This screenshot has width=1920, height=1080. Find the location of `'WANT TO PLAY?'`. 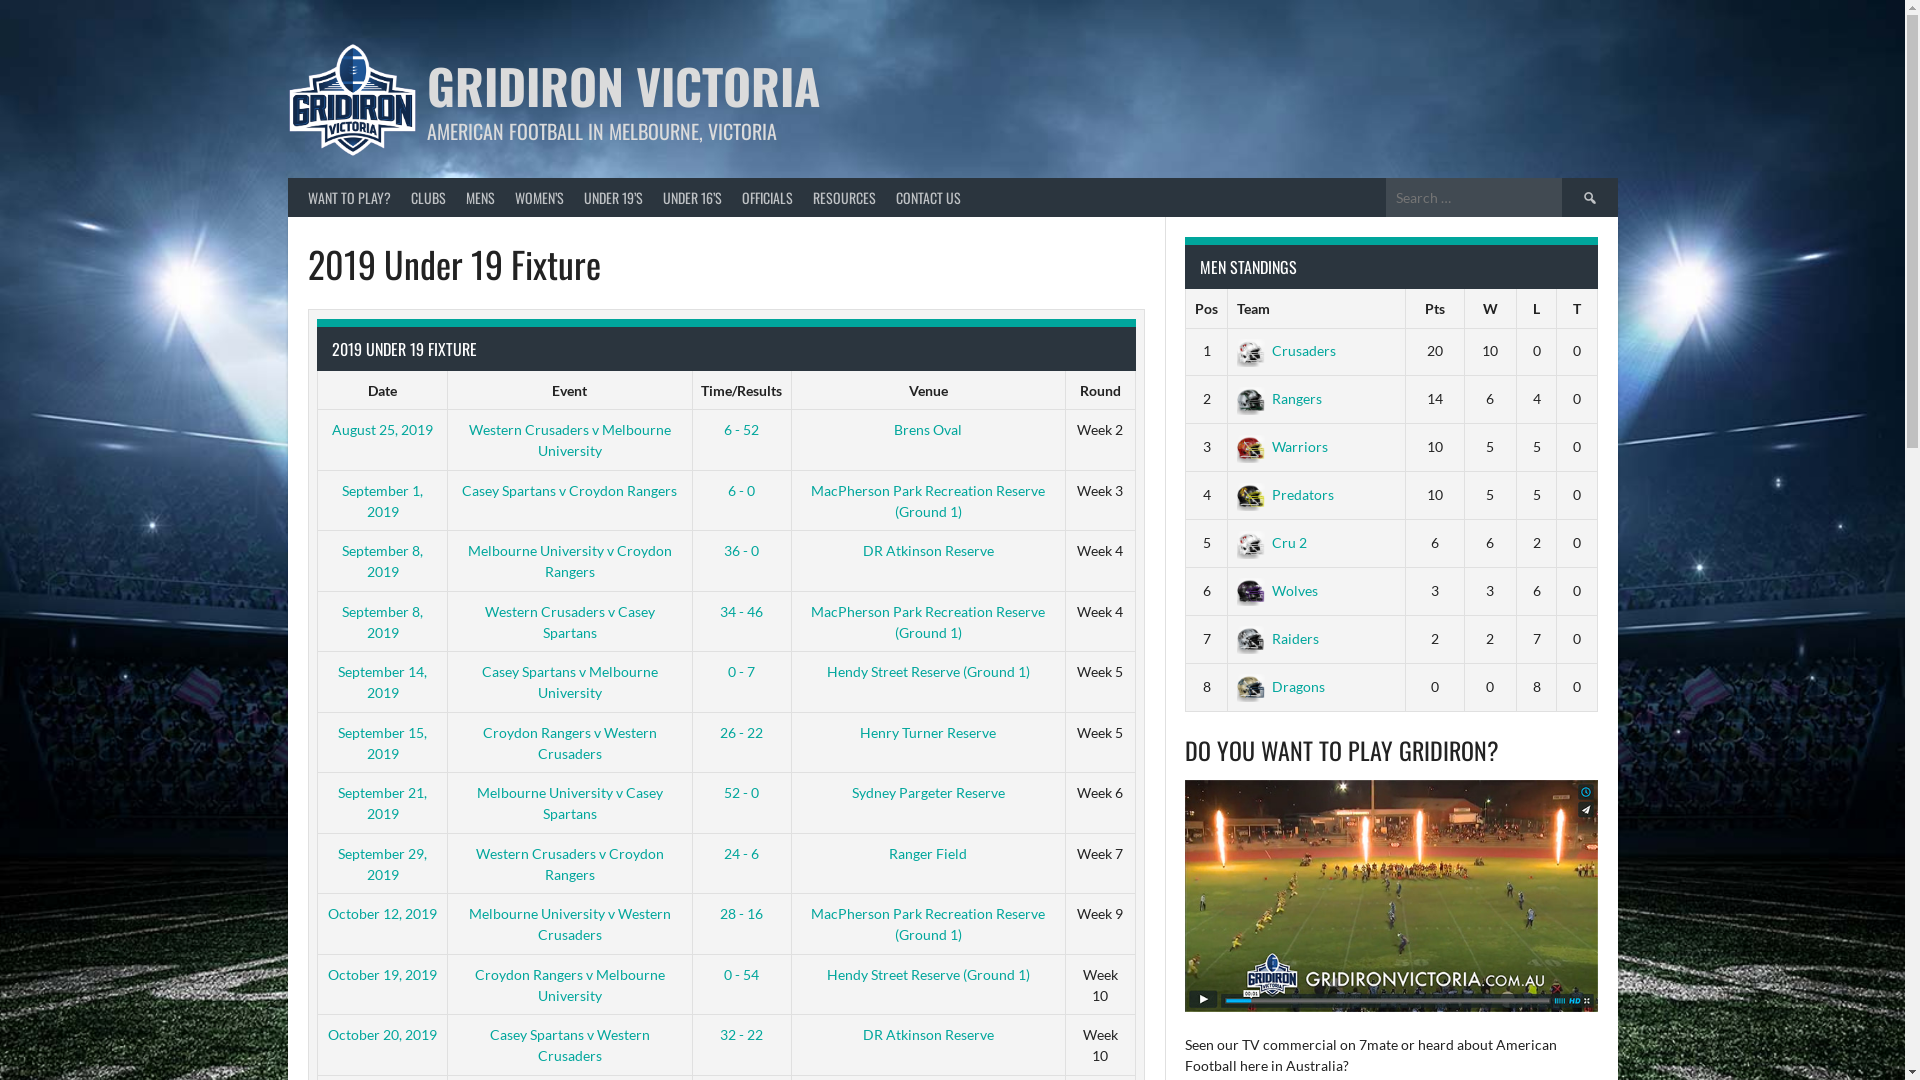

'WANT TO PLAY?' is located at coordinates (349, 197).